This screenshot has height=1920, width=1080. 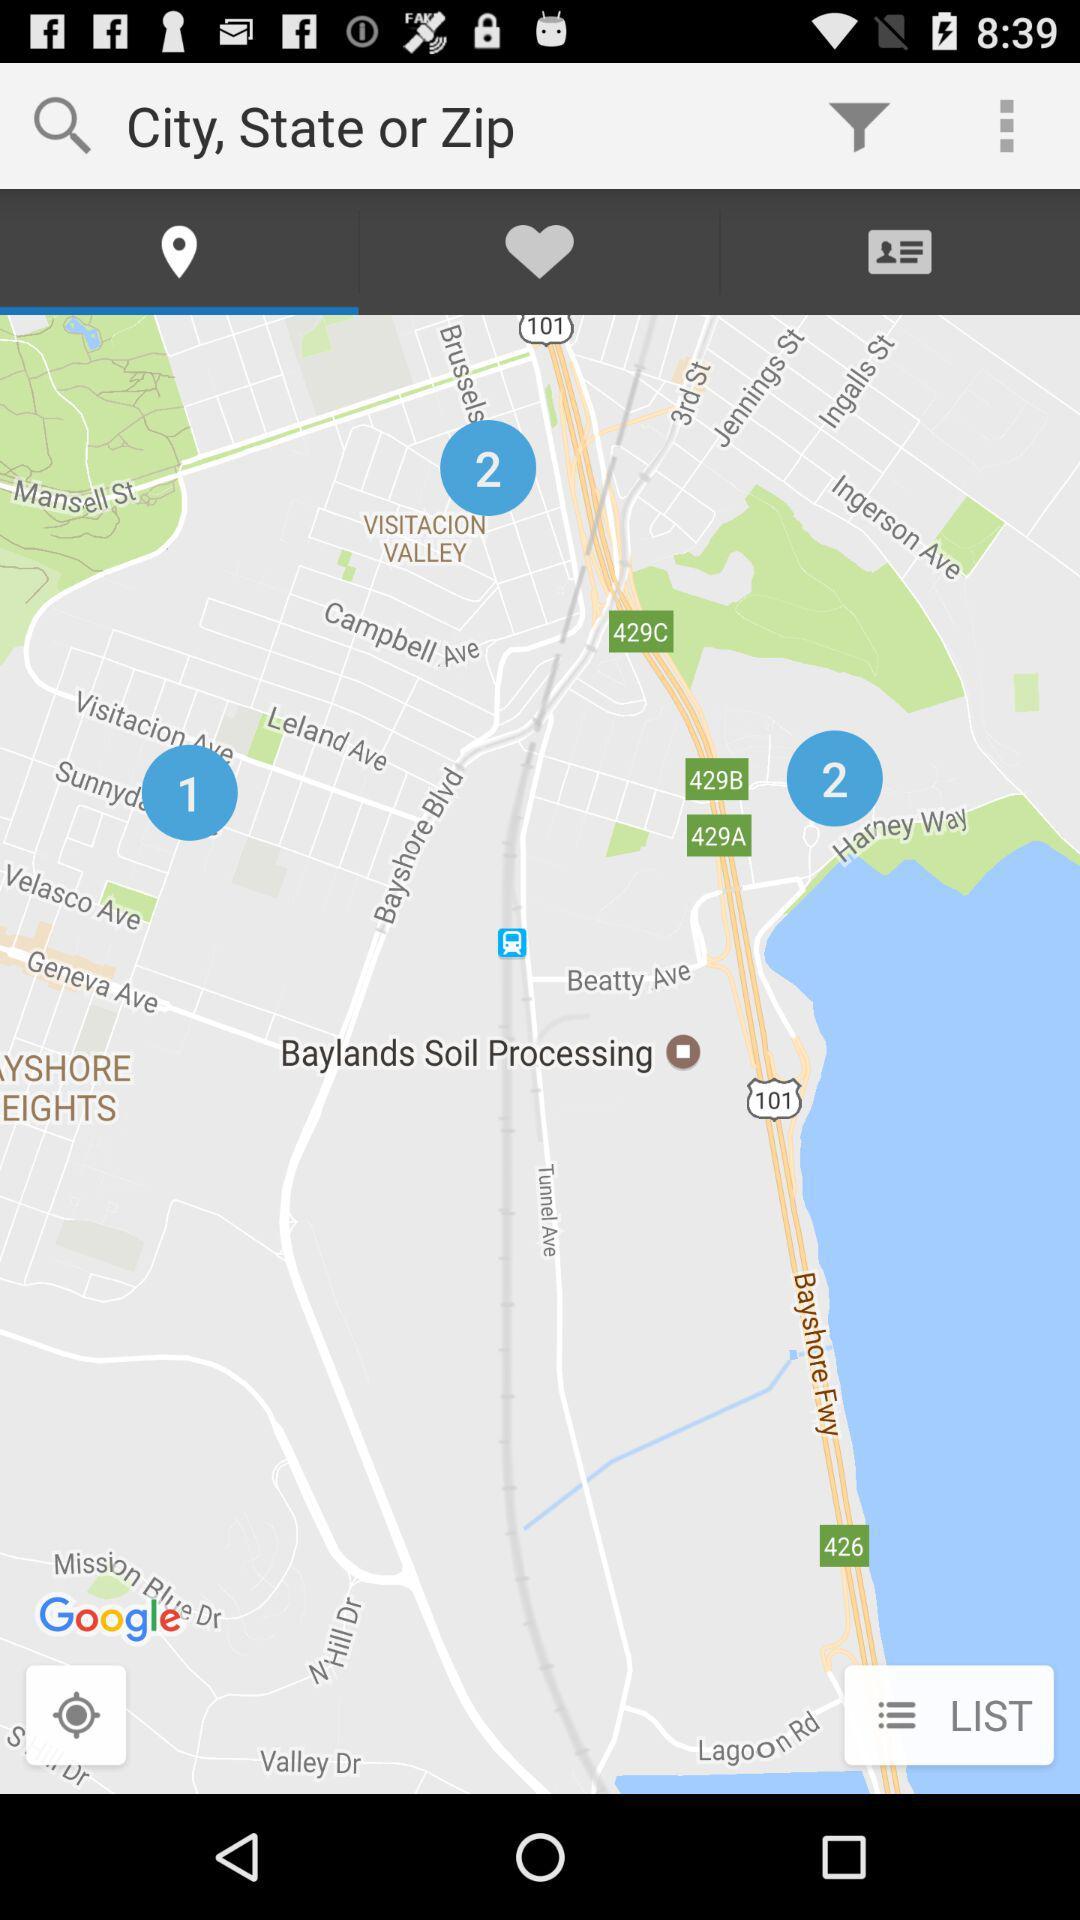 What do you see at coordinates (858, 124) in the screenshot?
I see `the app to the right of the city state or icon` at bounding box center [858, 124].